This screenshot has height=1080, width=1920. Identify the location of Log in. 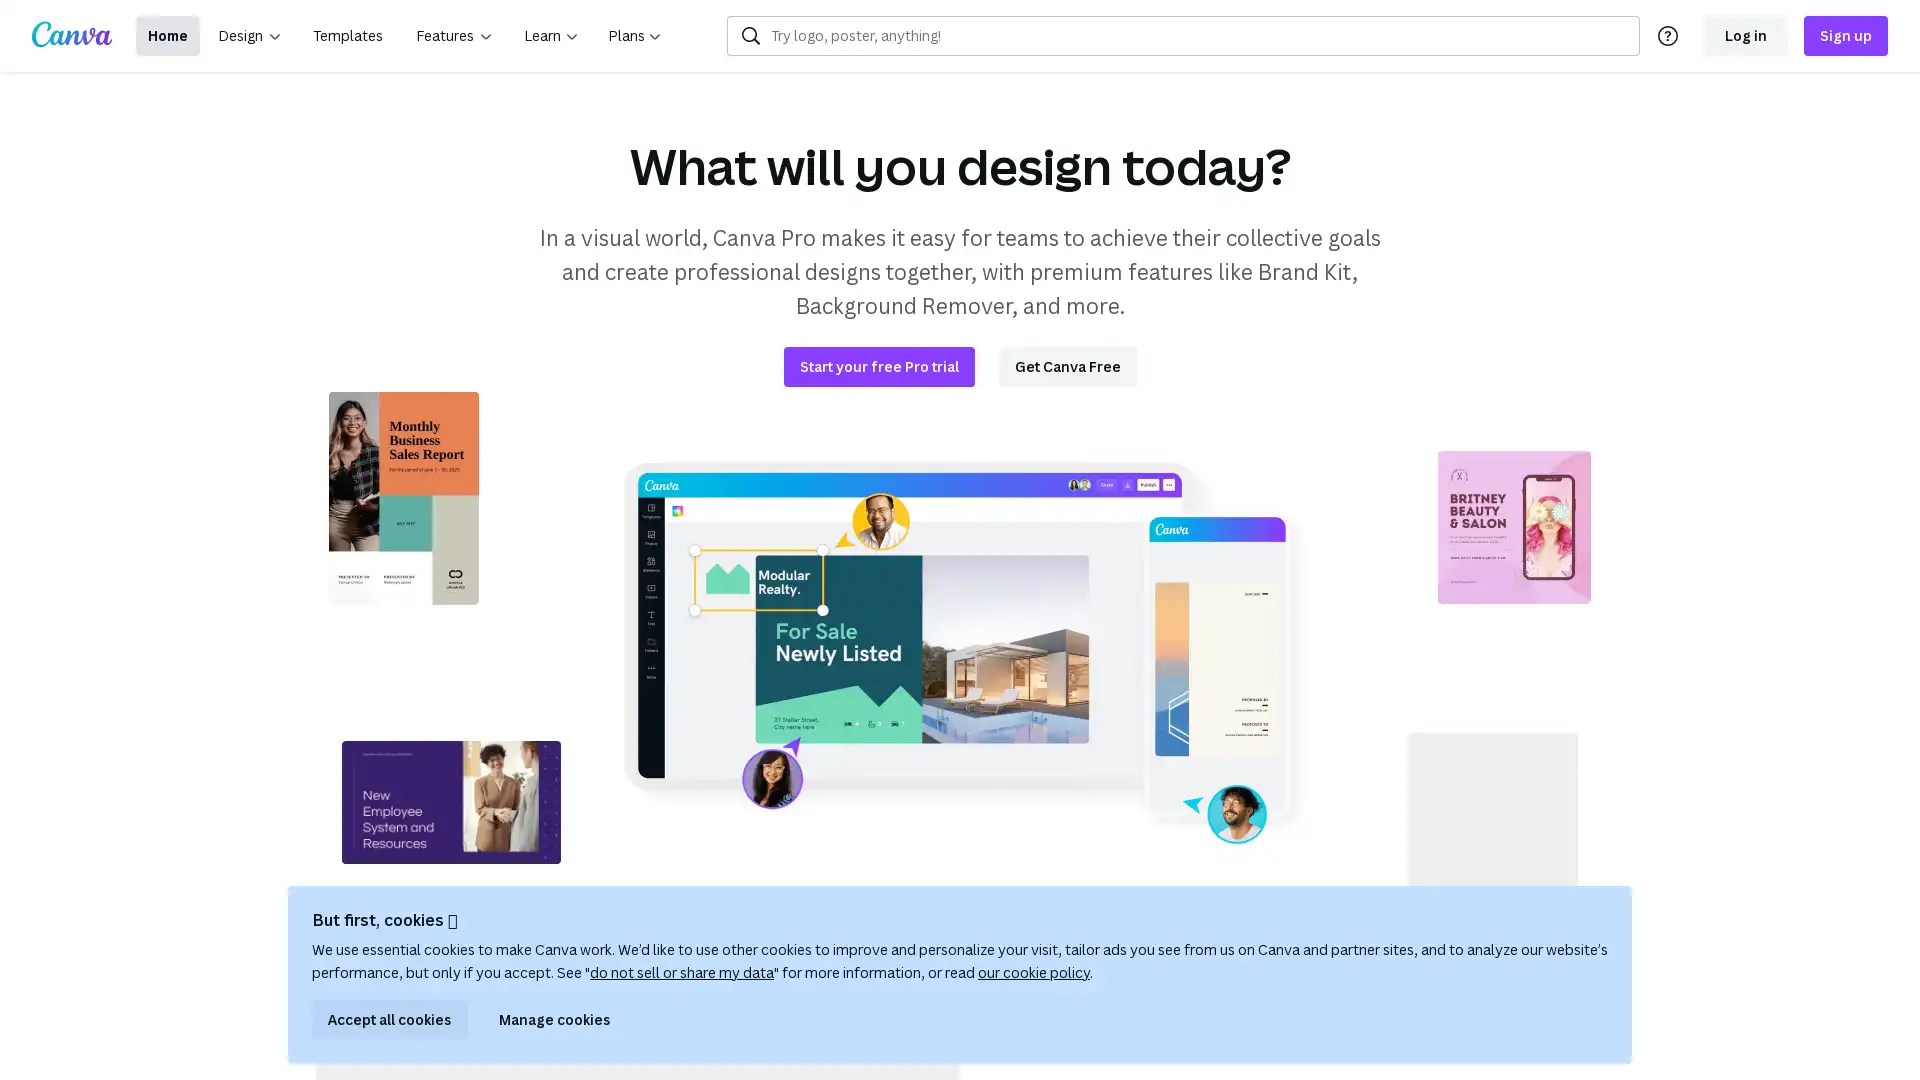
(1745, 35).